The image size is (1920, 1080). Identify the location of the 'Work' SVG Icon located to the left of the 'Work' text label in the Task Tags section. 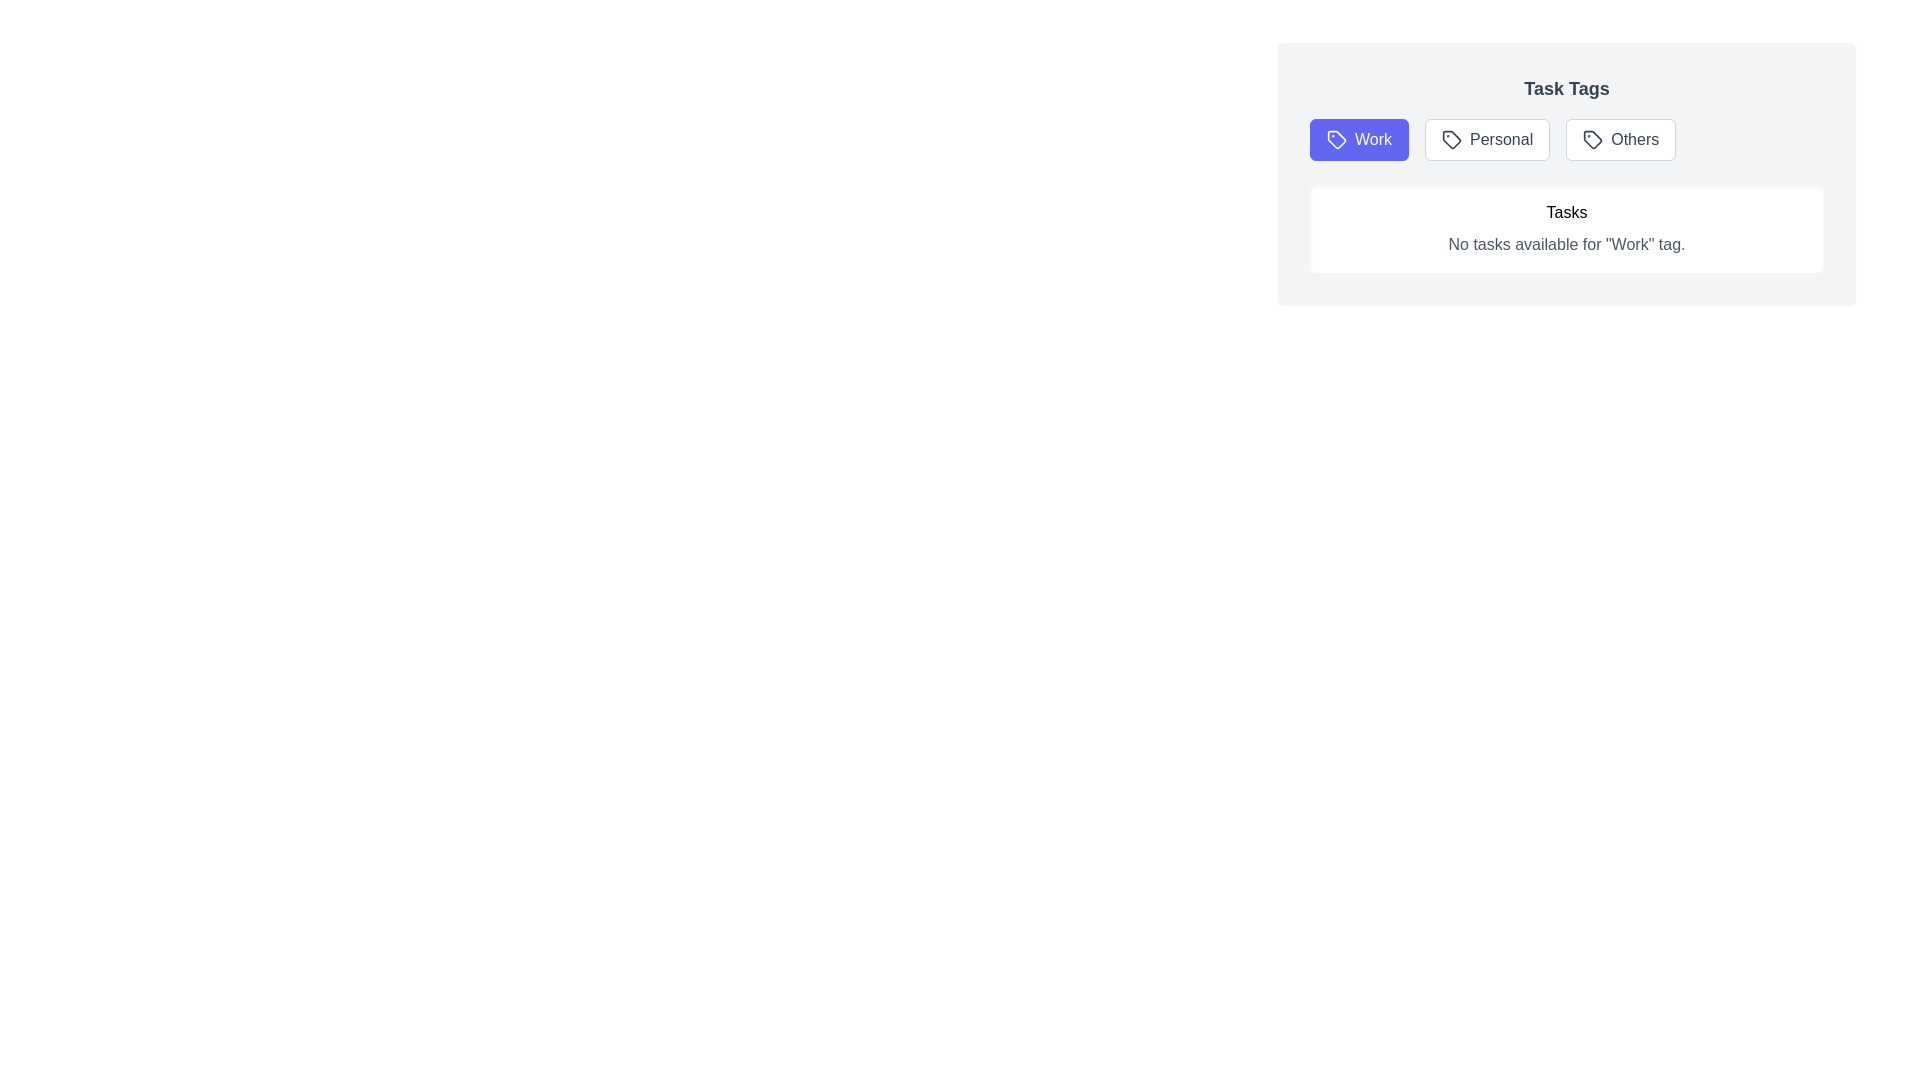
(1337, 138).